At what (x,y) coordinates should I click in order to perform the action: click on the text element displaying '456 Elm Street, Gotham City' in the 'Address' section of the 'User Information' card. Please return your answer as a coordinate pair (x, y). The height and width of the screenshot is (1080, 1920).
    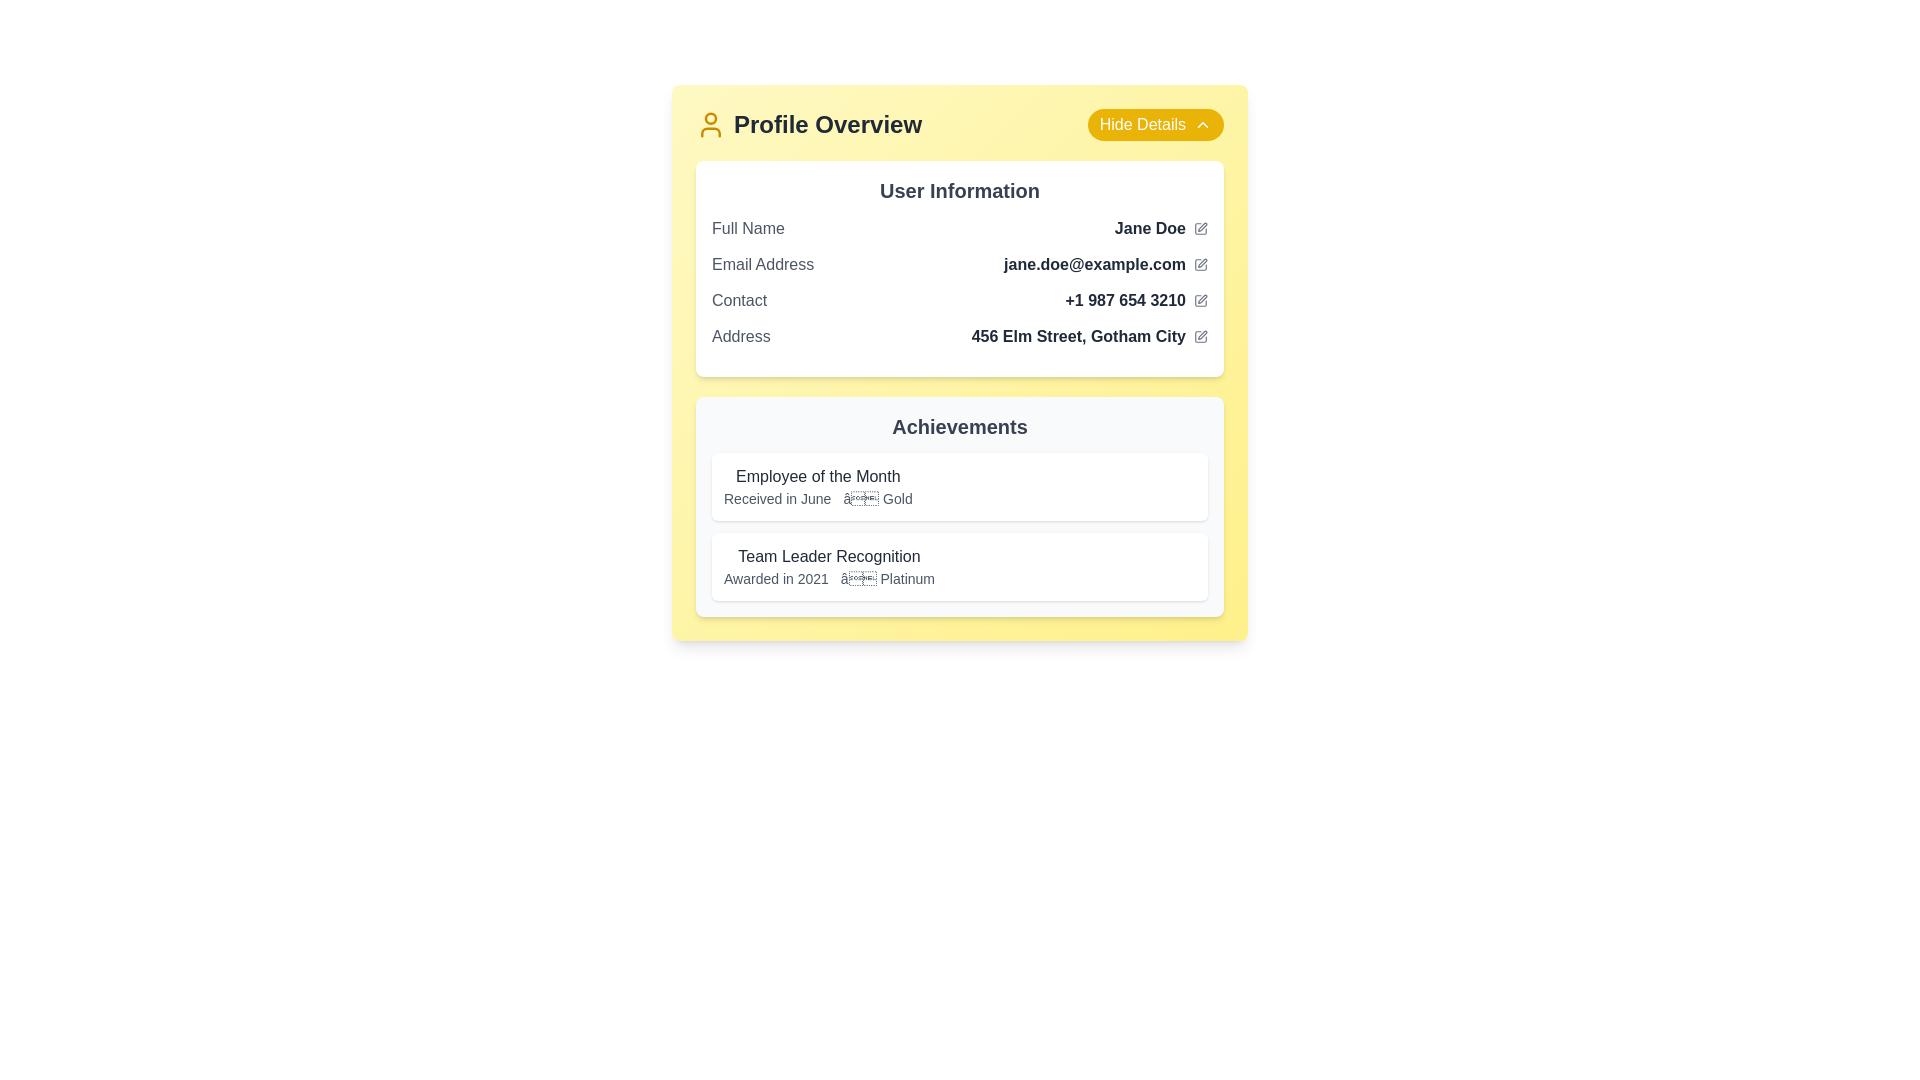
    Looking at the image, I should click on (1088, 335).